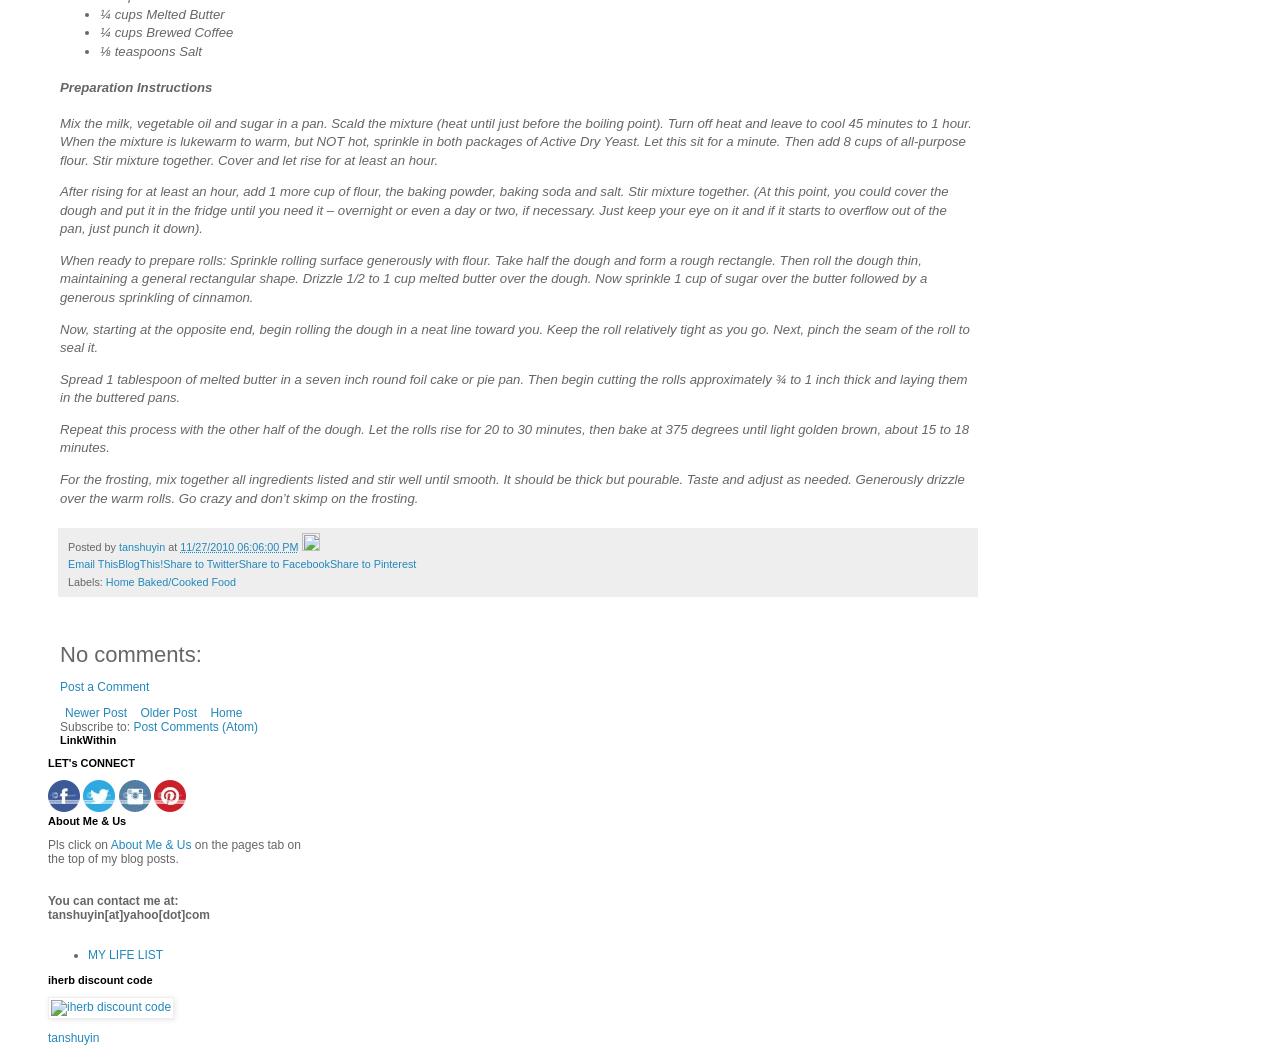  Describe the element at coordinates (239, 545) in the screenshot. I see `'11/27/2010 06:06:00 PM'` at that location.